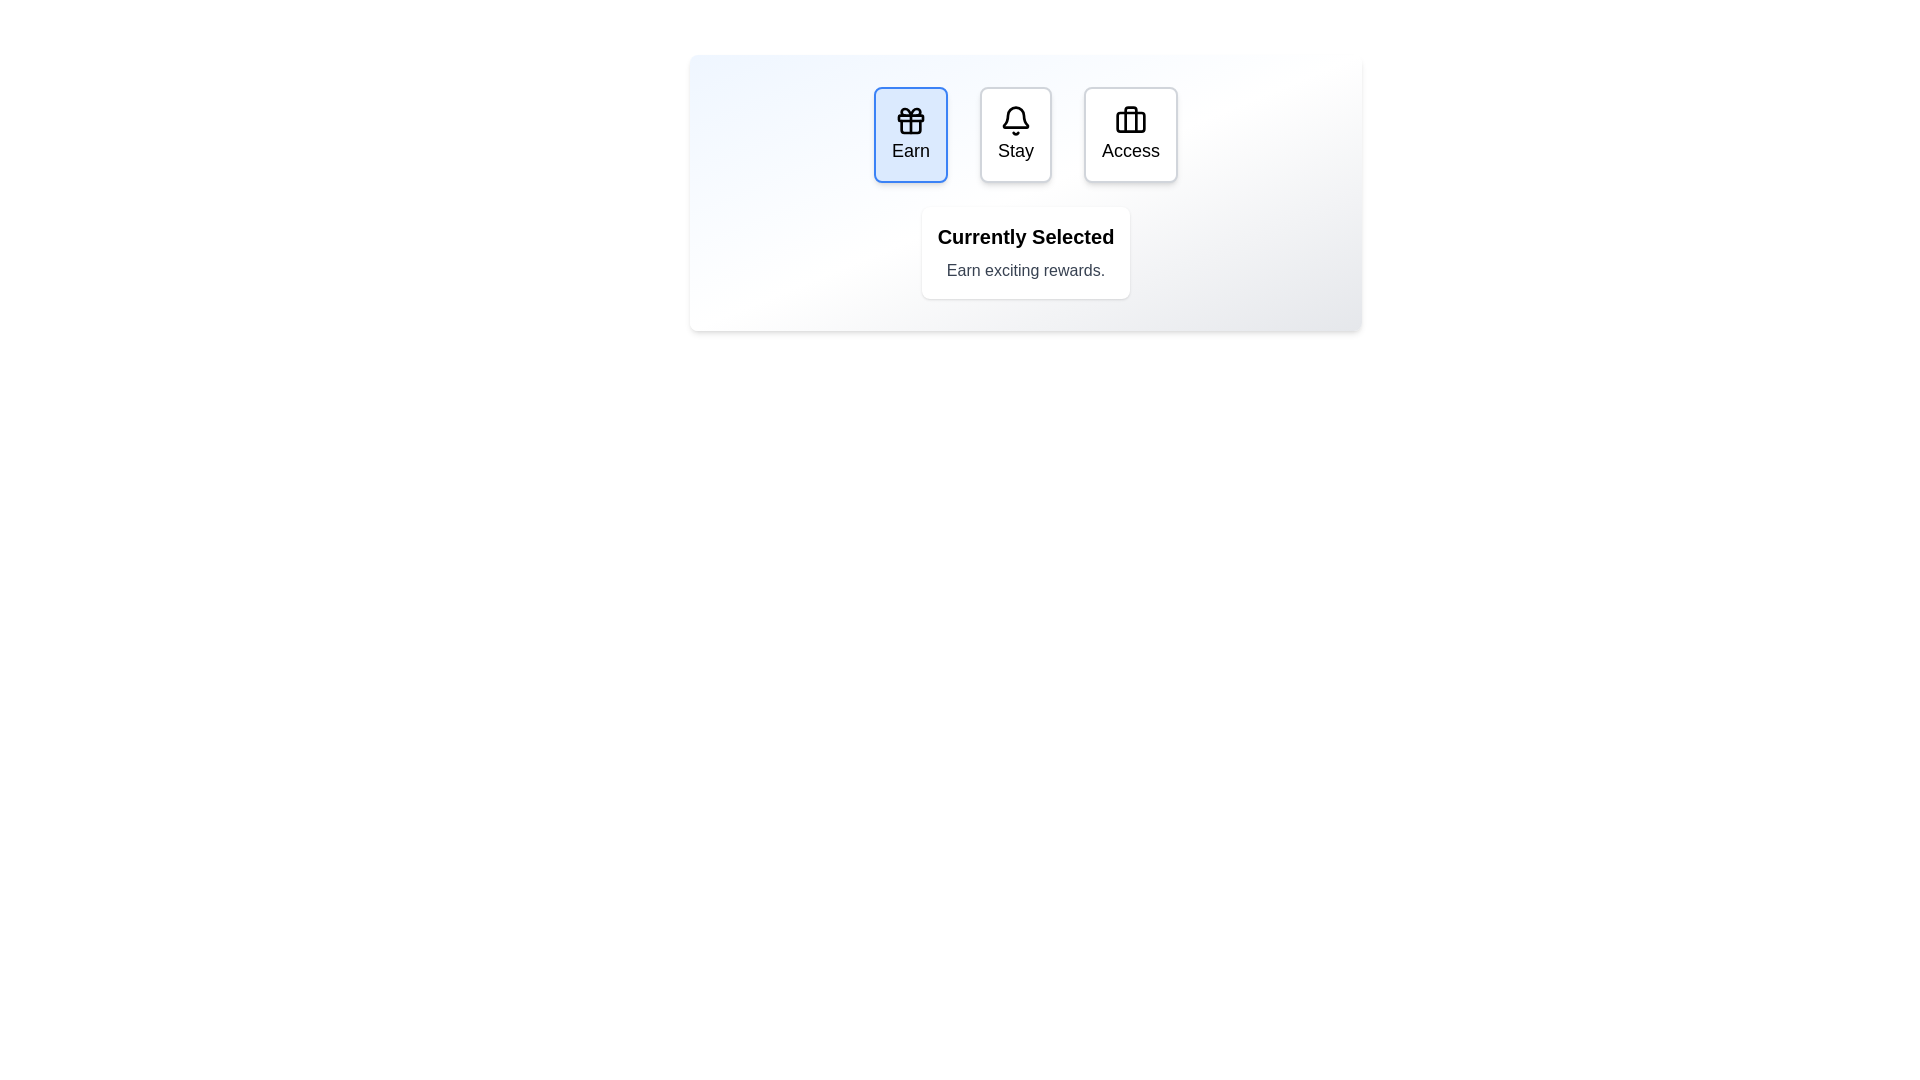 This screenshot has width=1920, height=1080. What do you see at coordinates (1026, 252) in the screenshot?
I see `text from the informational panel that says 'Currently Selected' in bold, black font and 'Earn exciting rewards.' in smaller gray font, located centrally beneath the 'Stay' button` at bounding box center [1026, 252].